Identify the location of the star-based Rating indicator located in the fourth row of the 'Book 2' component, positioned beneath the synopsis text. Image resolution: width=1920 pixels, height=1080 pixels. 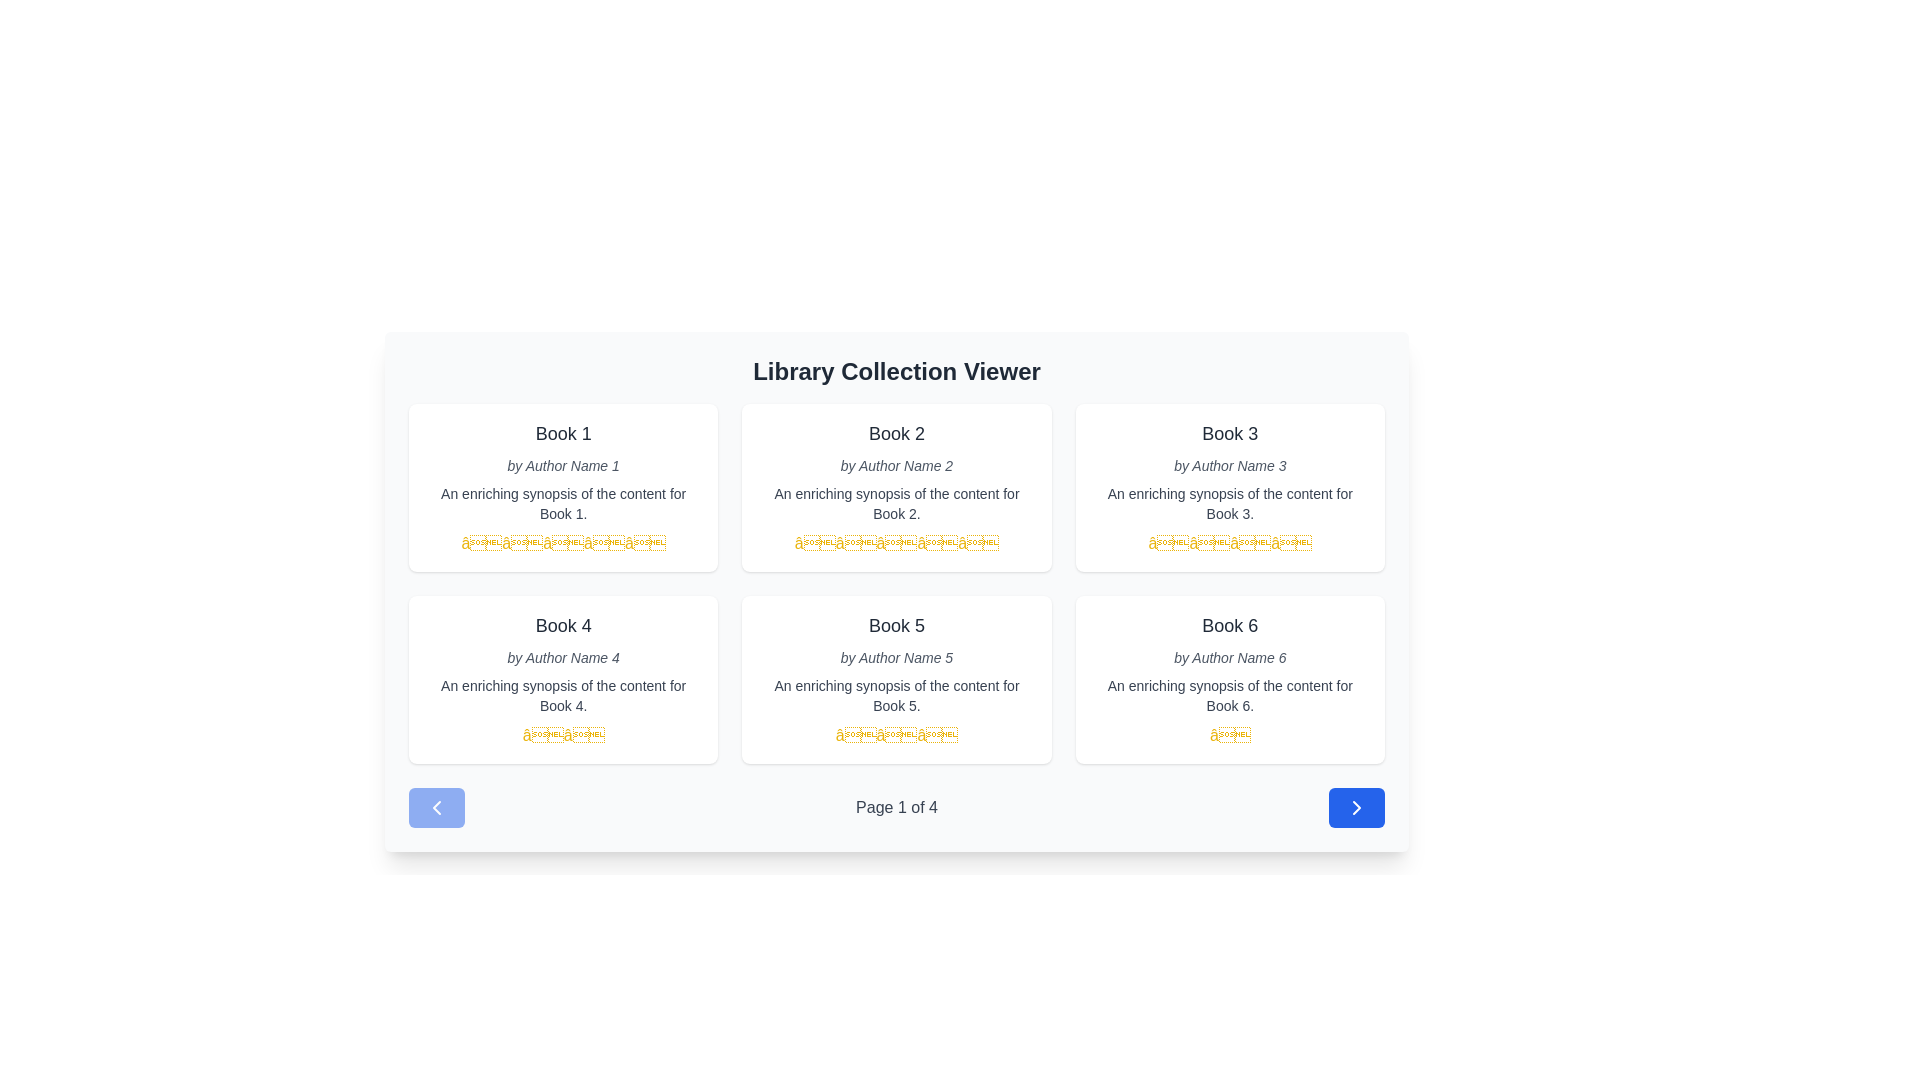
(896, 543).